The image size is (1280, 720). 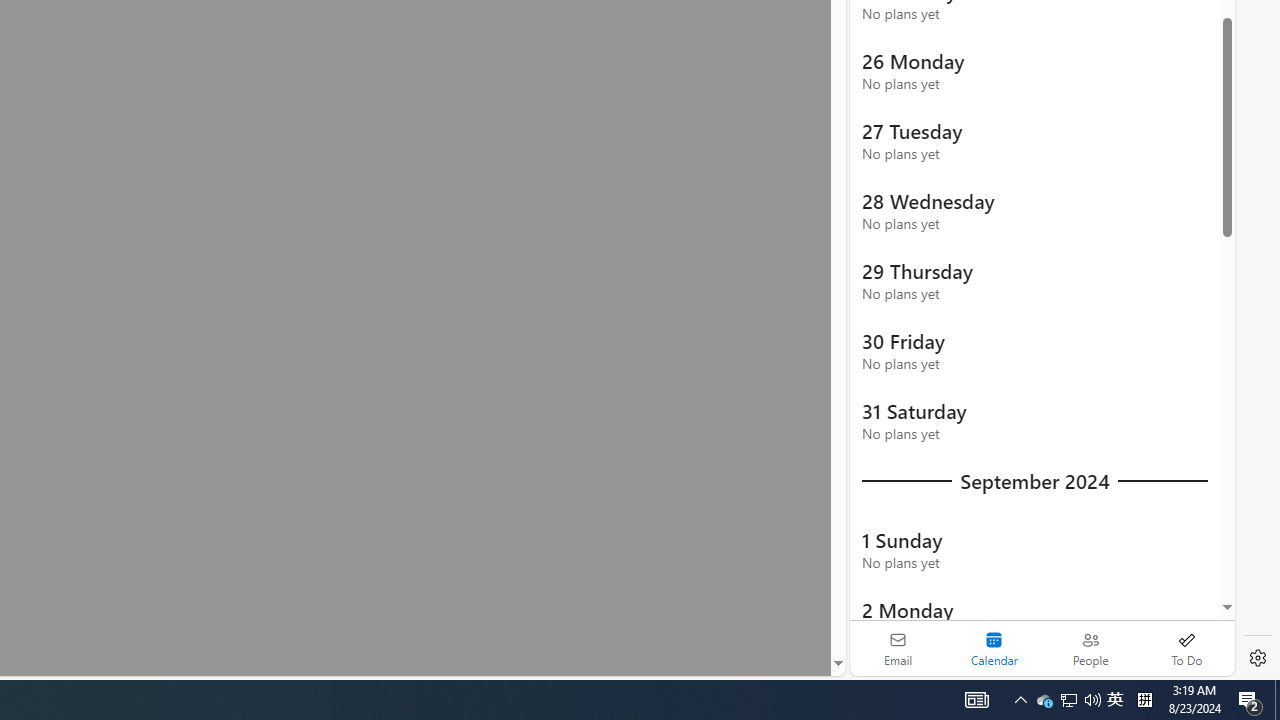 I want to click on 'To Do', so click(x=1186, y=648).